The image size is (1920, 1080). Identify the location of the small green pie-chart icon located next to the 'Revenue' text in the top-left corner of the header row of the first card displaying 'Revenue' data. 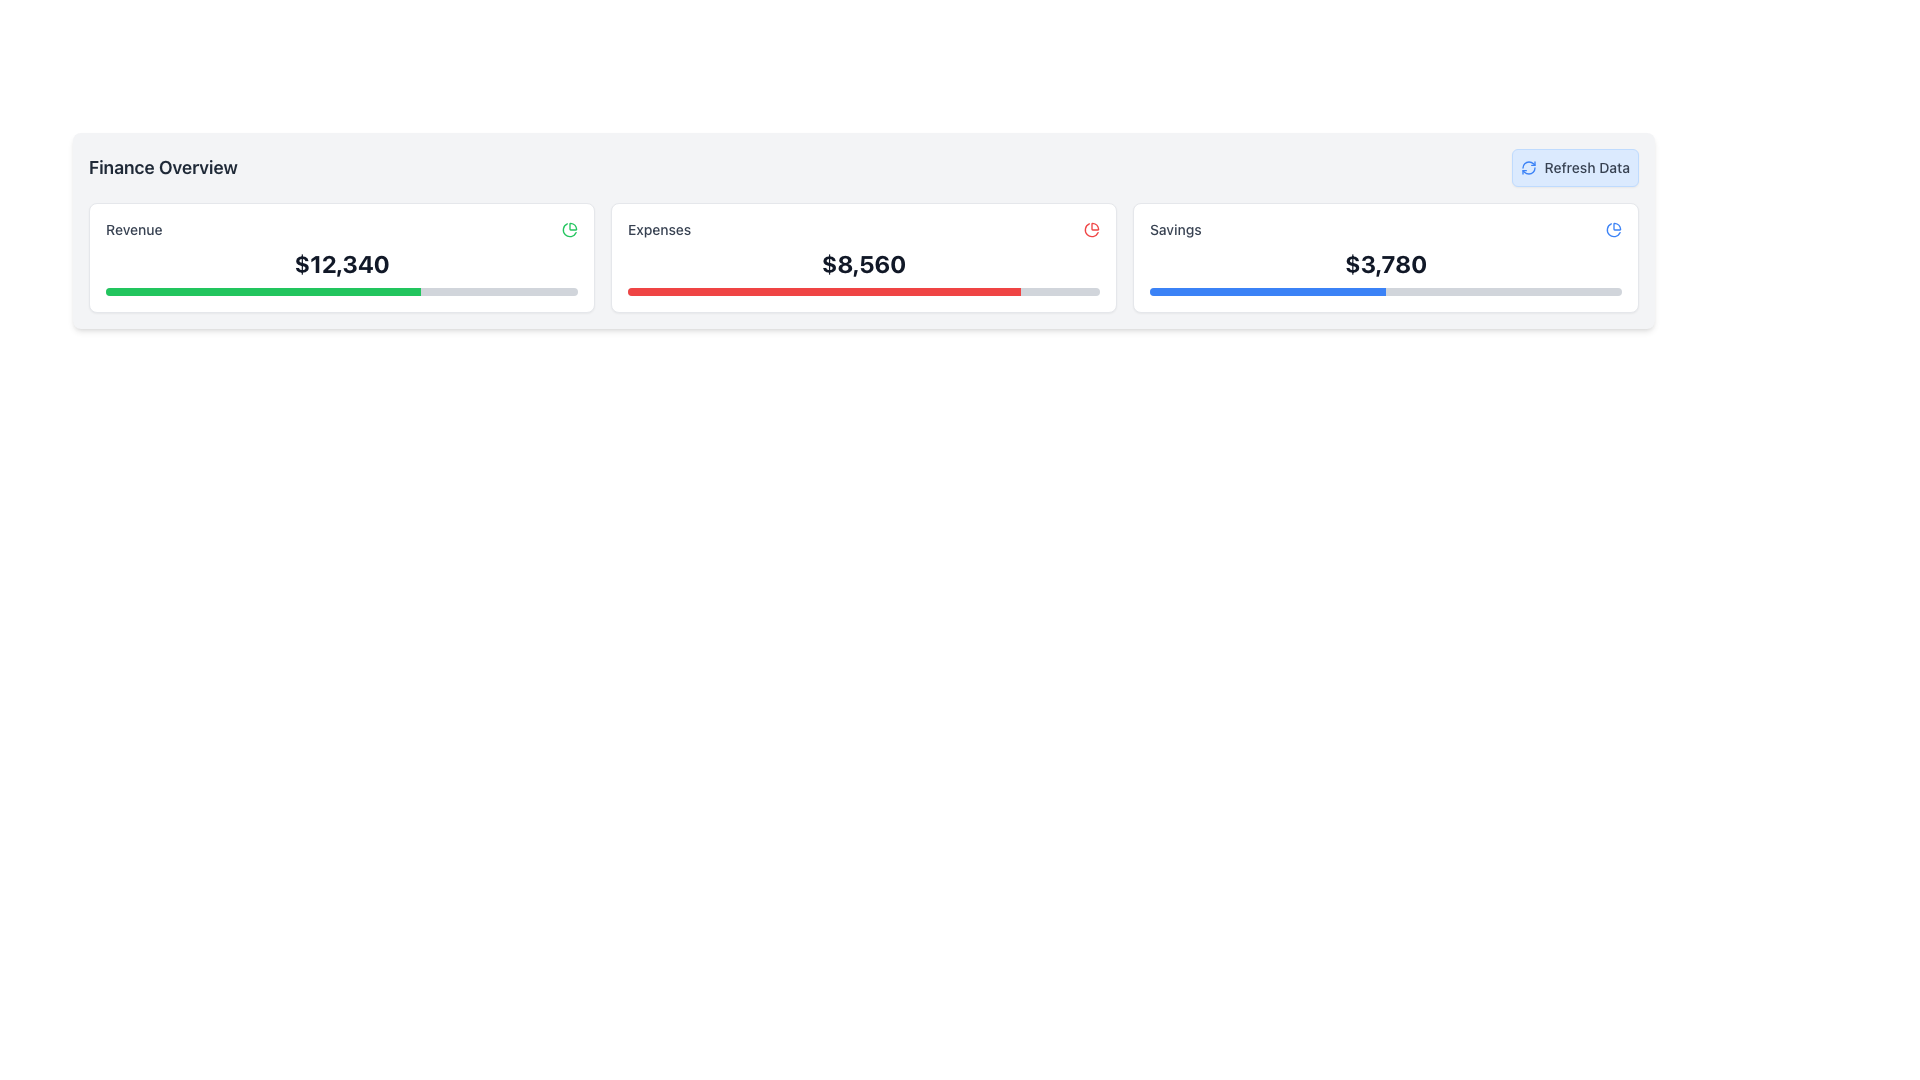
(569, 229).